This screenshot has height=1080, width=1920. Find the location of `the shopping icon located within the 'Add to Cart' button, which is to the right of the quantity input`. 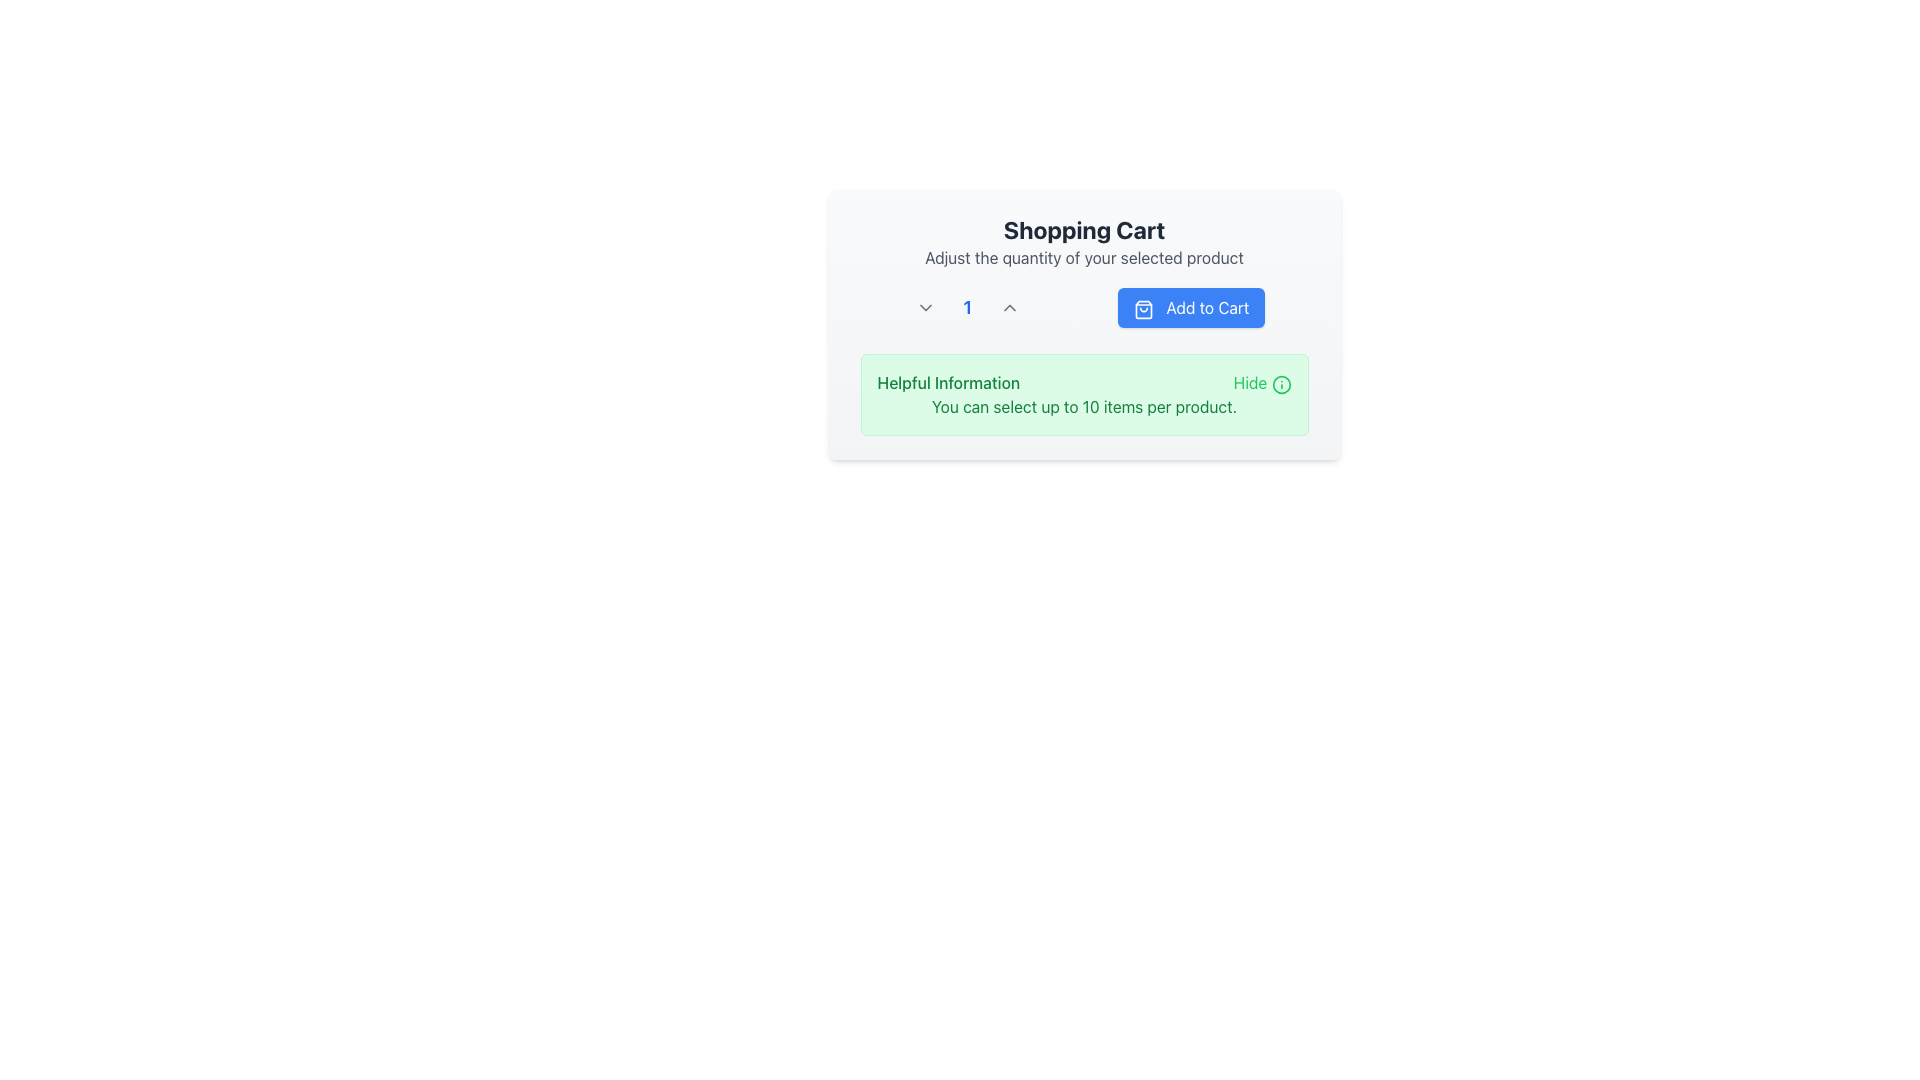

the shopping icon located within the 'Add to Cart' button, which is to the right of the quantity input is located at coordinates (1144, 309).